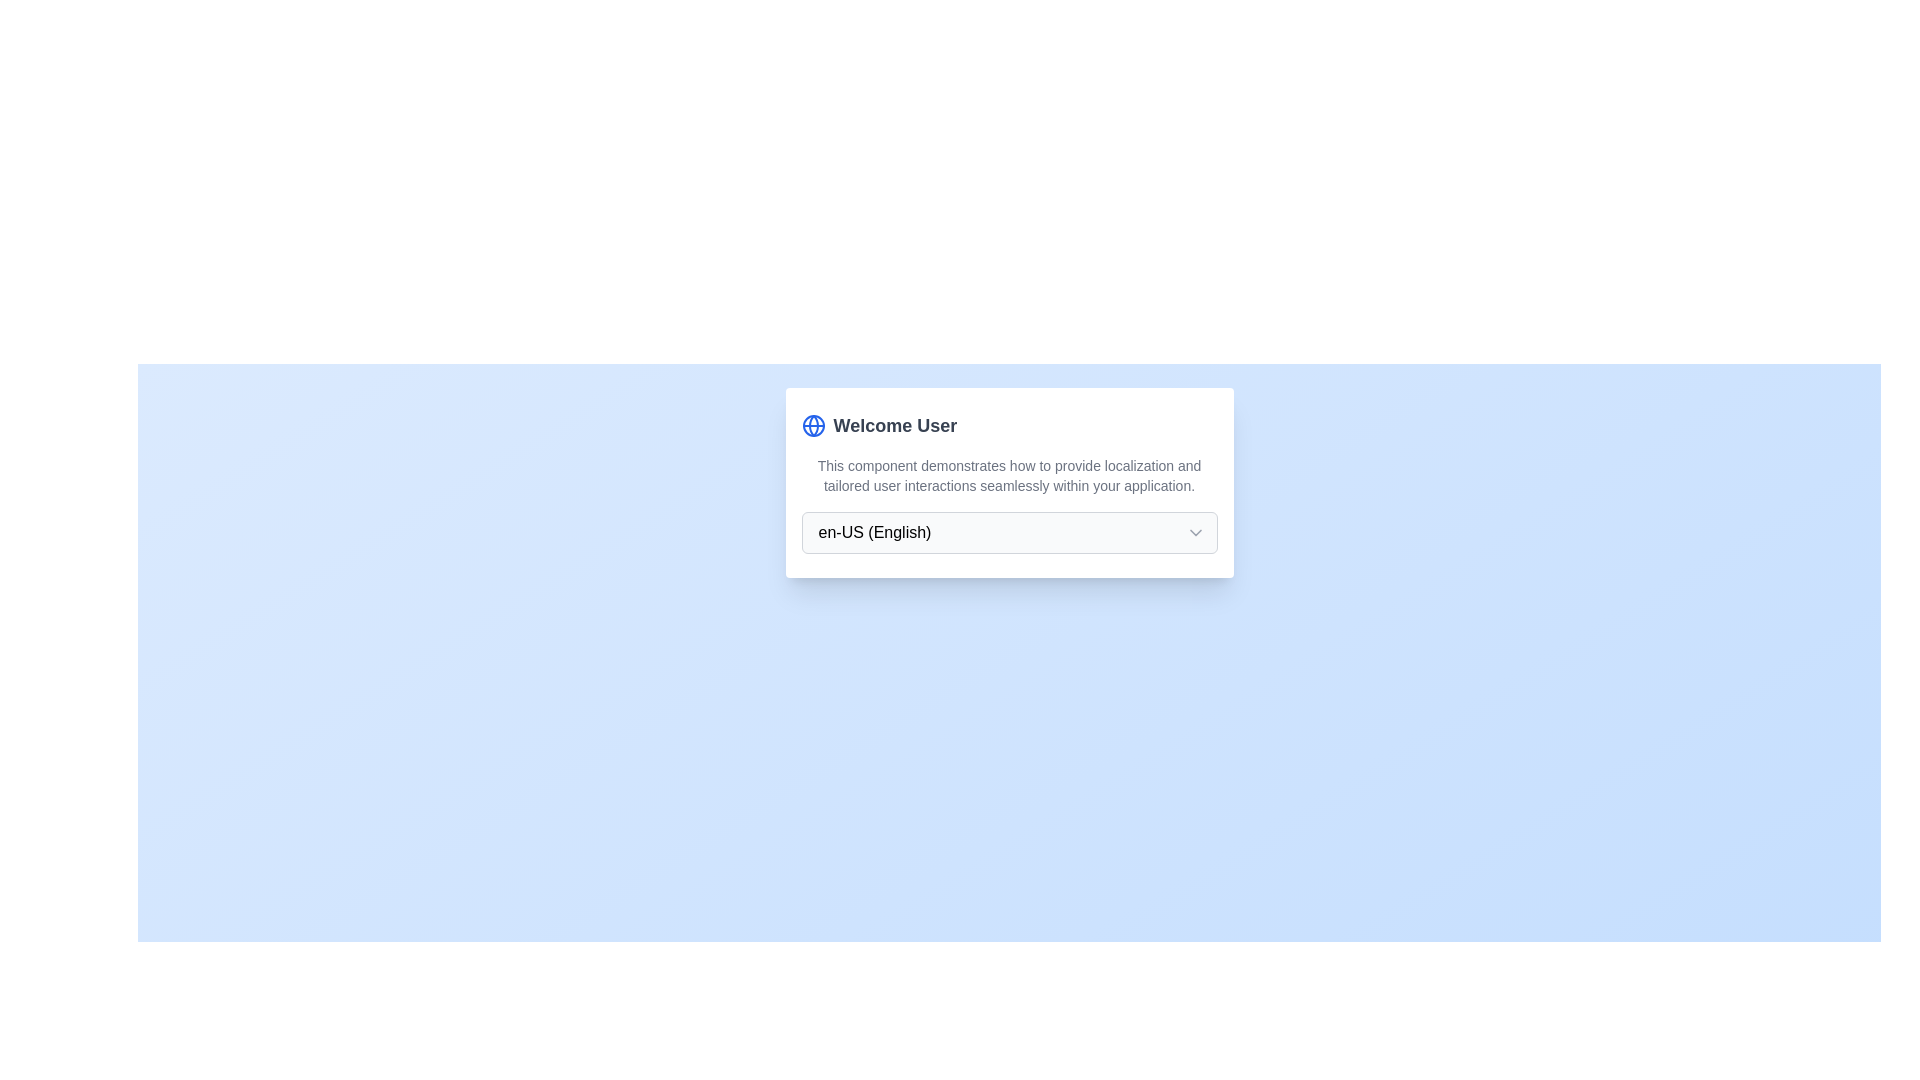 This screenshot has height=1080, width=1920. I want to click on an option from the dropdown menu that has a rounded border, light gray background, and a placeholder text reading 'en-US (English)', so click(1009, 531).